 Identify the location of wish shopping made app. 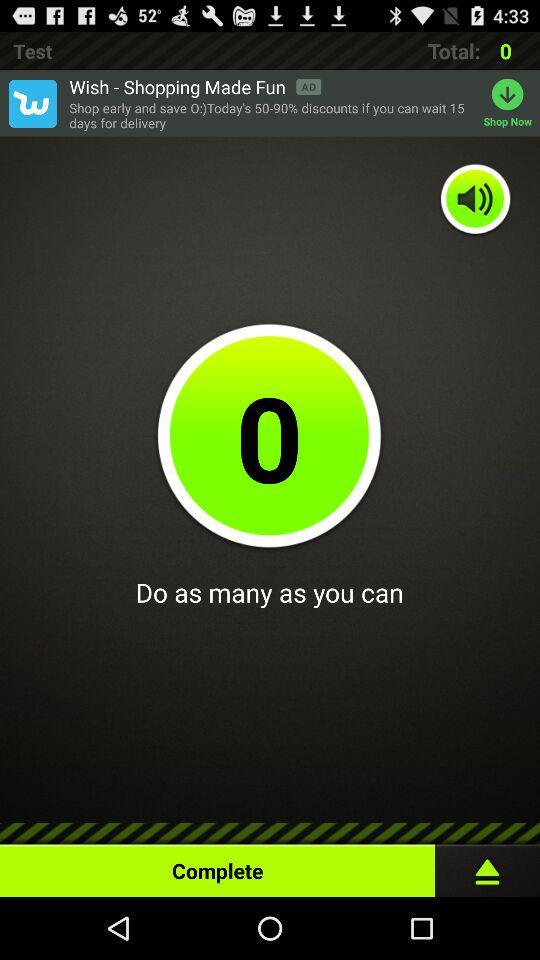
(195, 86).